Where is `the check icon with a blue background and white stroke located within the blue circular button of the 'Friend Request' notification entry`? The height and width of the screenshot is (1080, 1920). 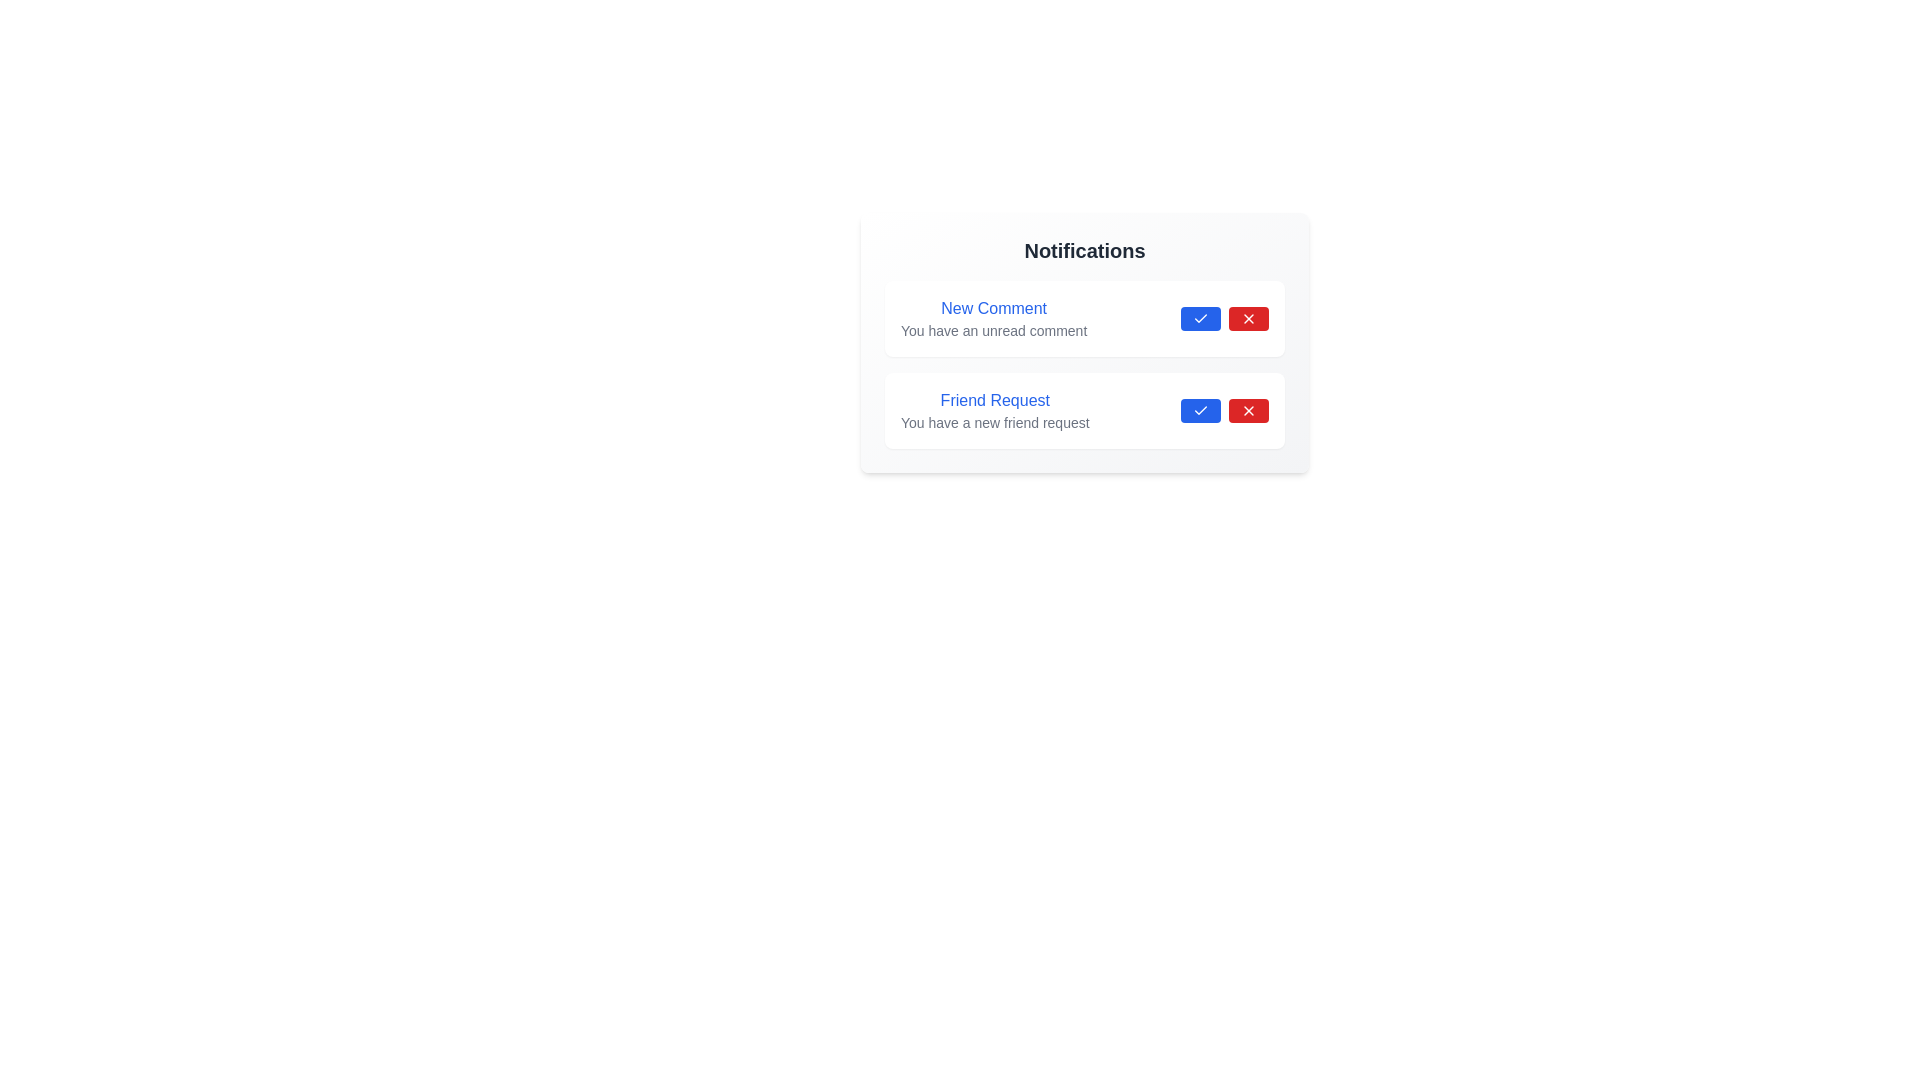 the check icon with a blue background and white stroke located within the blue circular button of the 'Friend Request' notification entry is located at coordinates (1200, 410).